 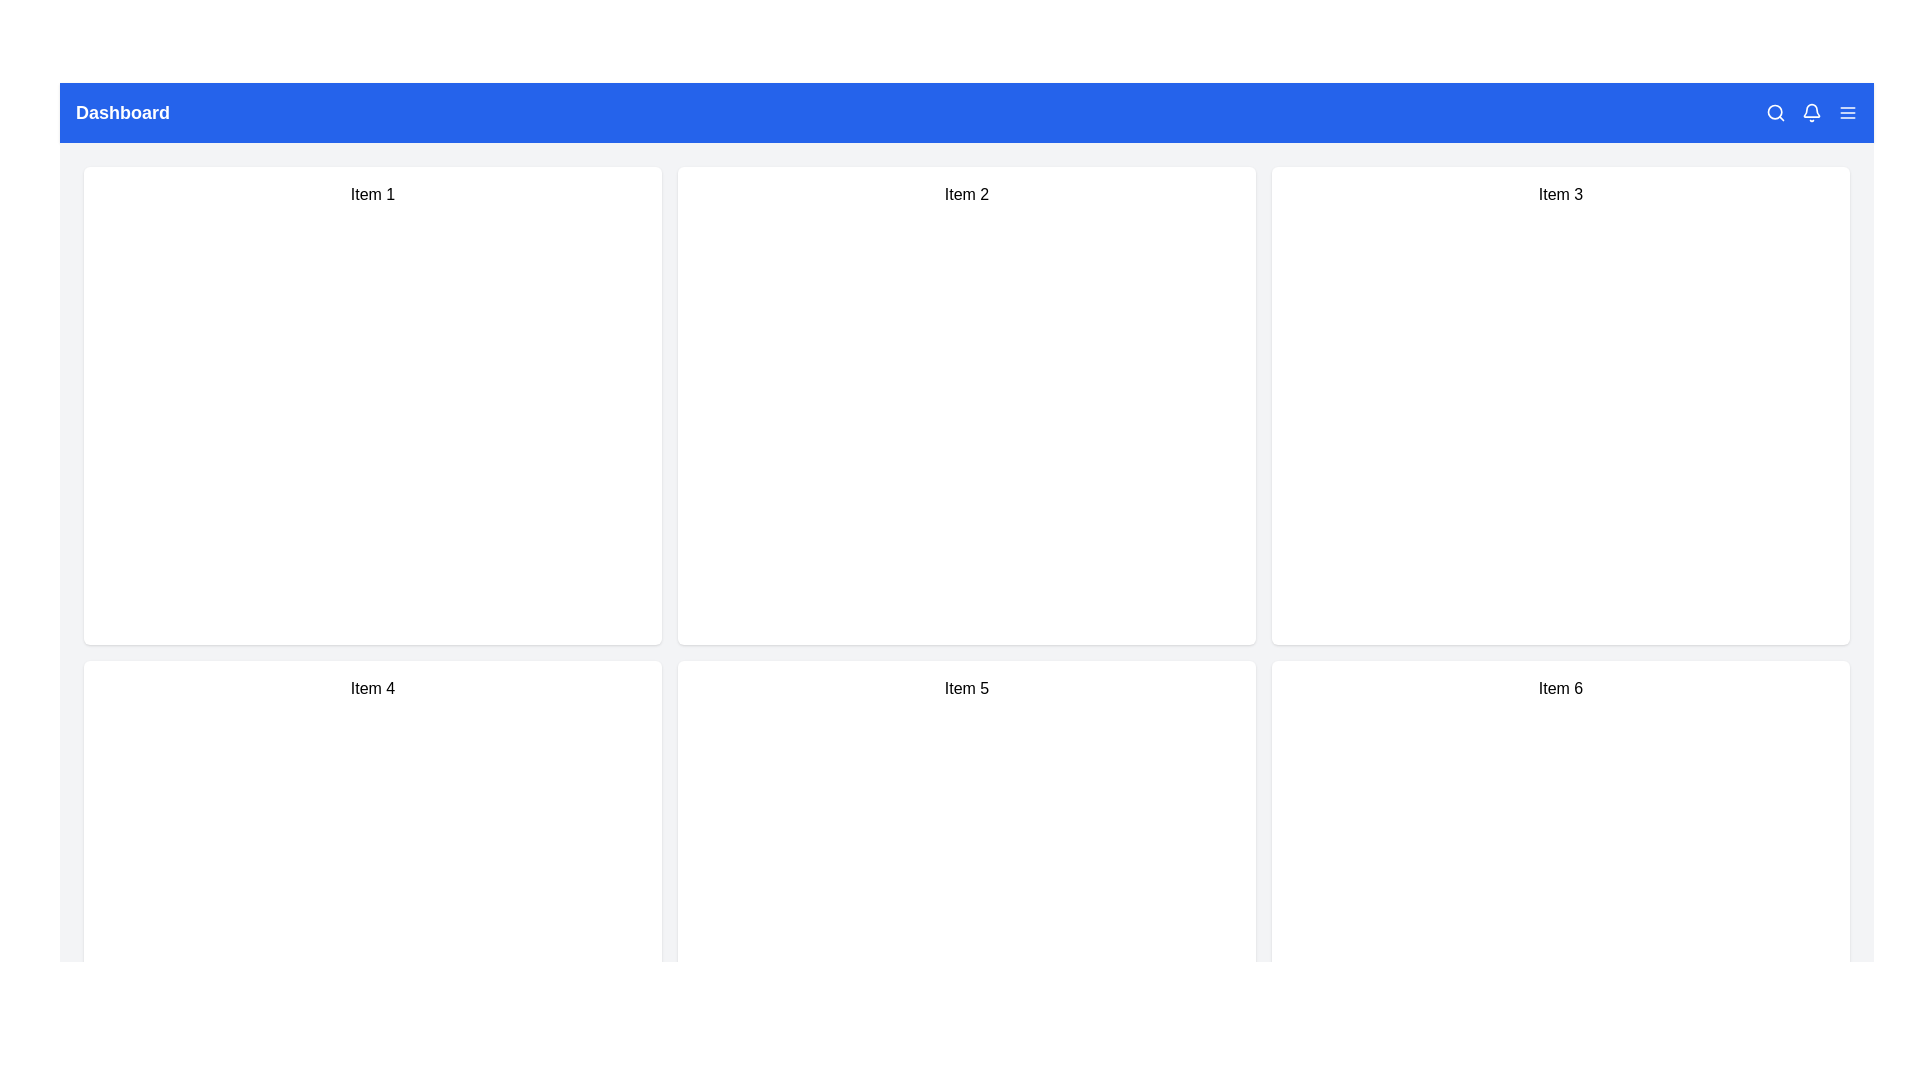 I want to click on the fourth icon in the top-right corner of the interface, so click(x=1847, y=112).